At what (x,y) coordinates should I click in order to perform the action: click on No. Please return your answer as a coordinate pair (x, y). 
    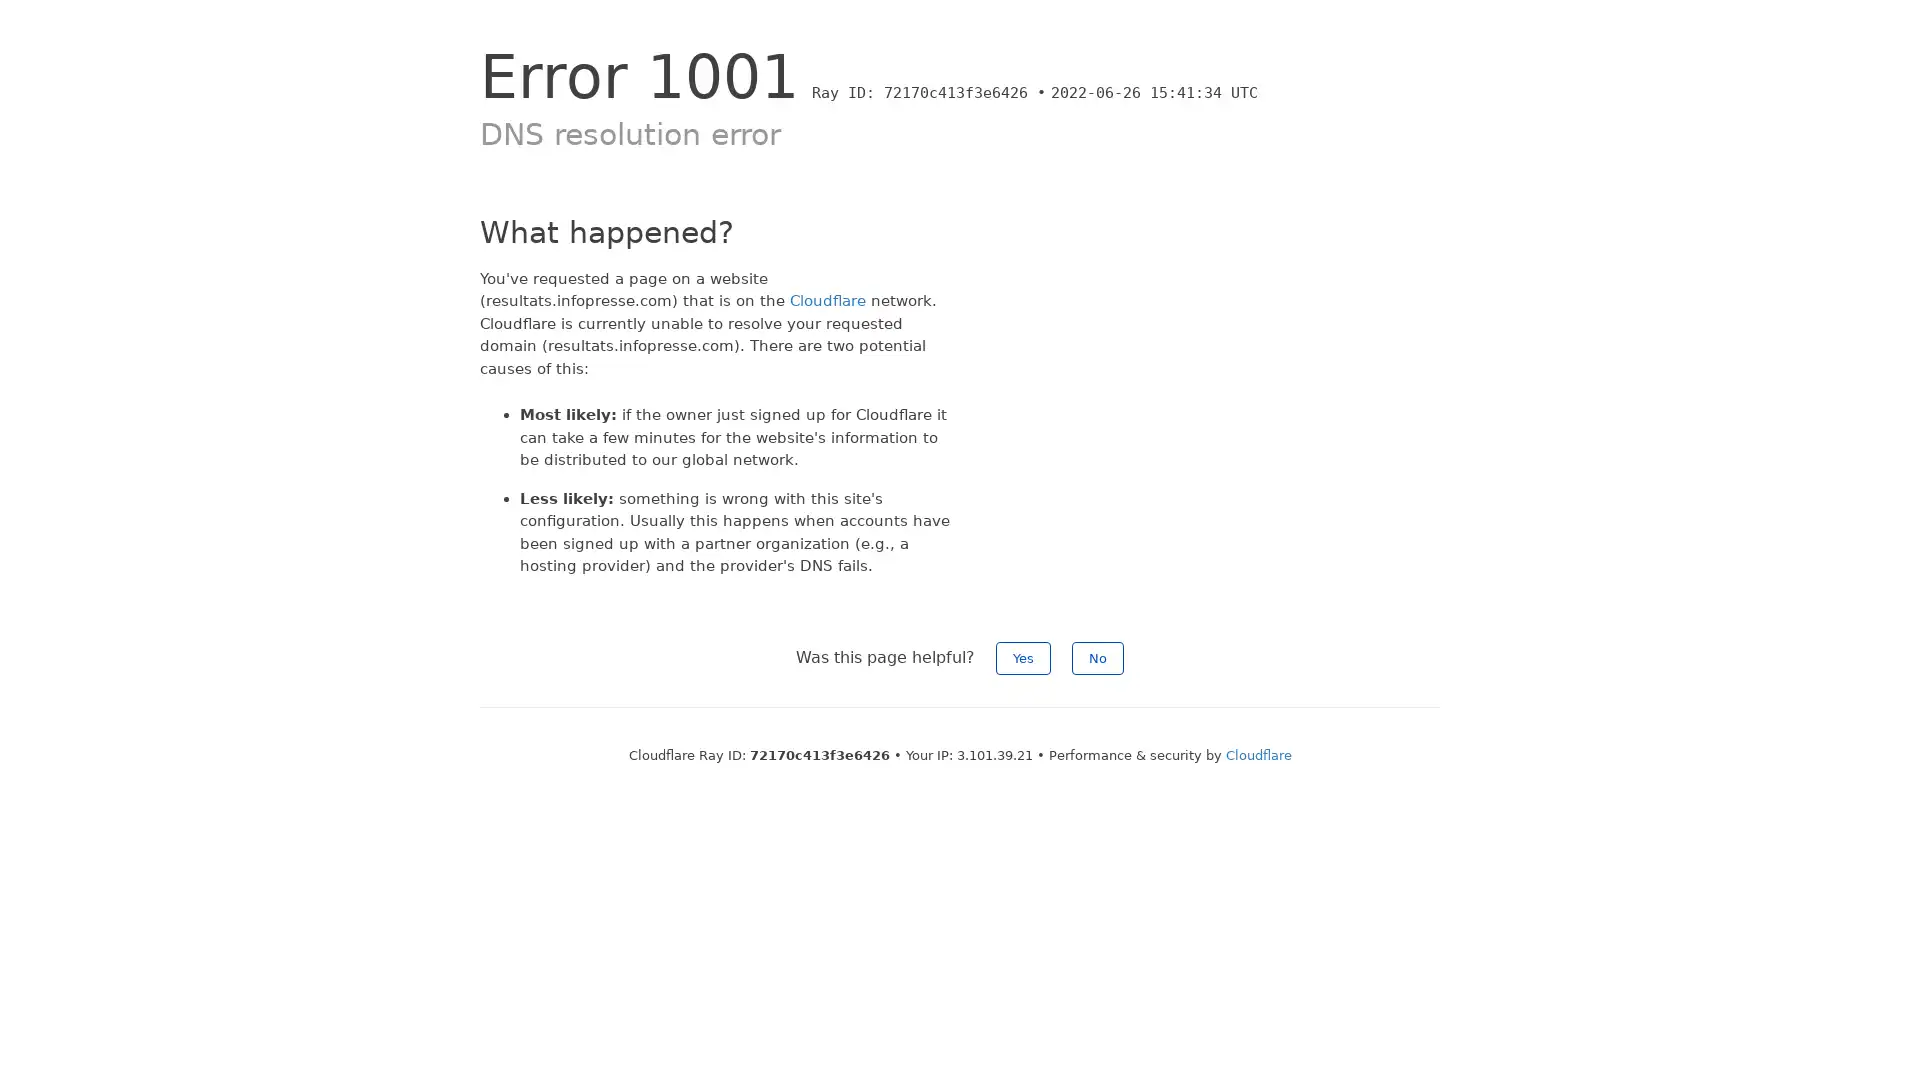
    Looking at the image, I should click on (1097, 657).